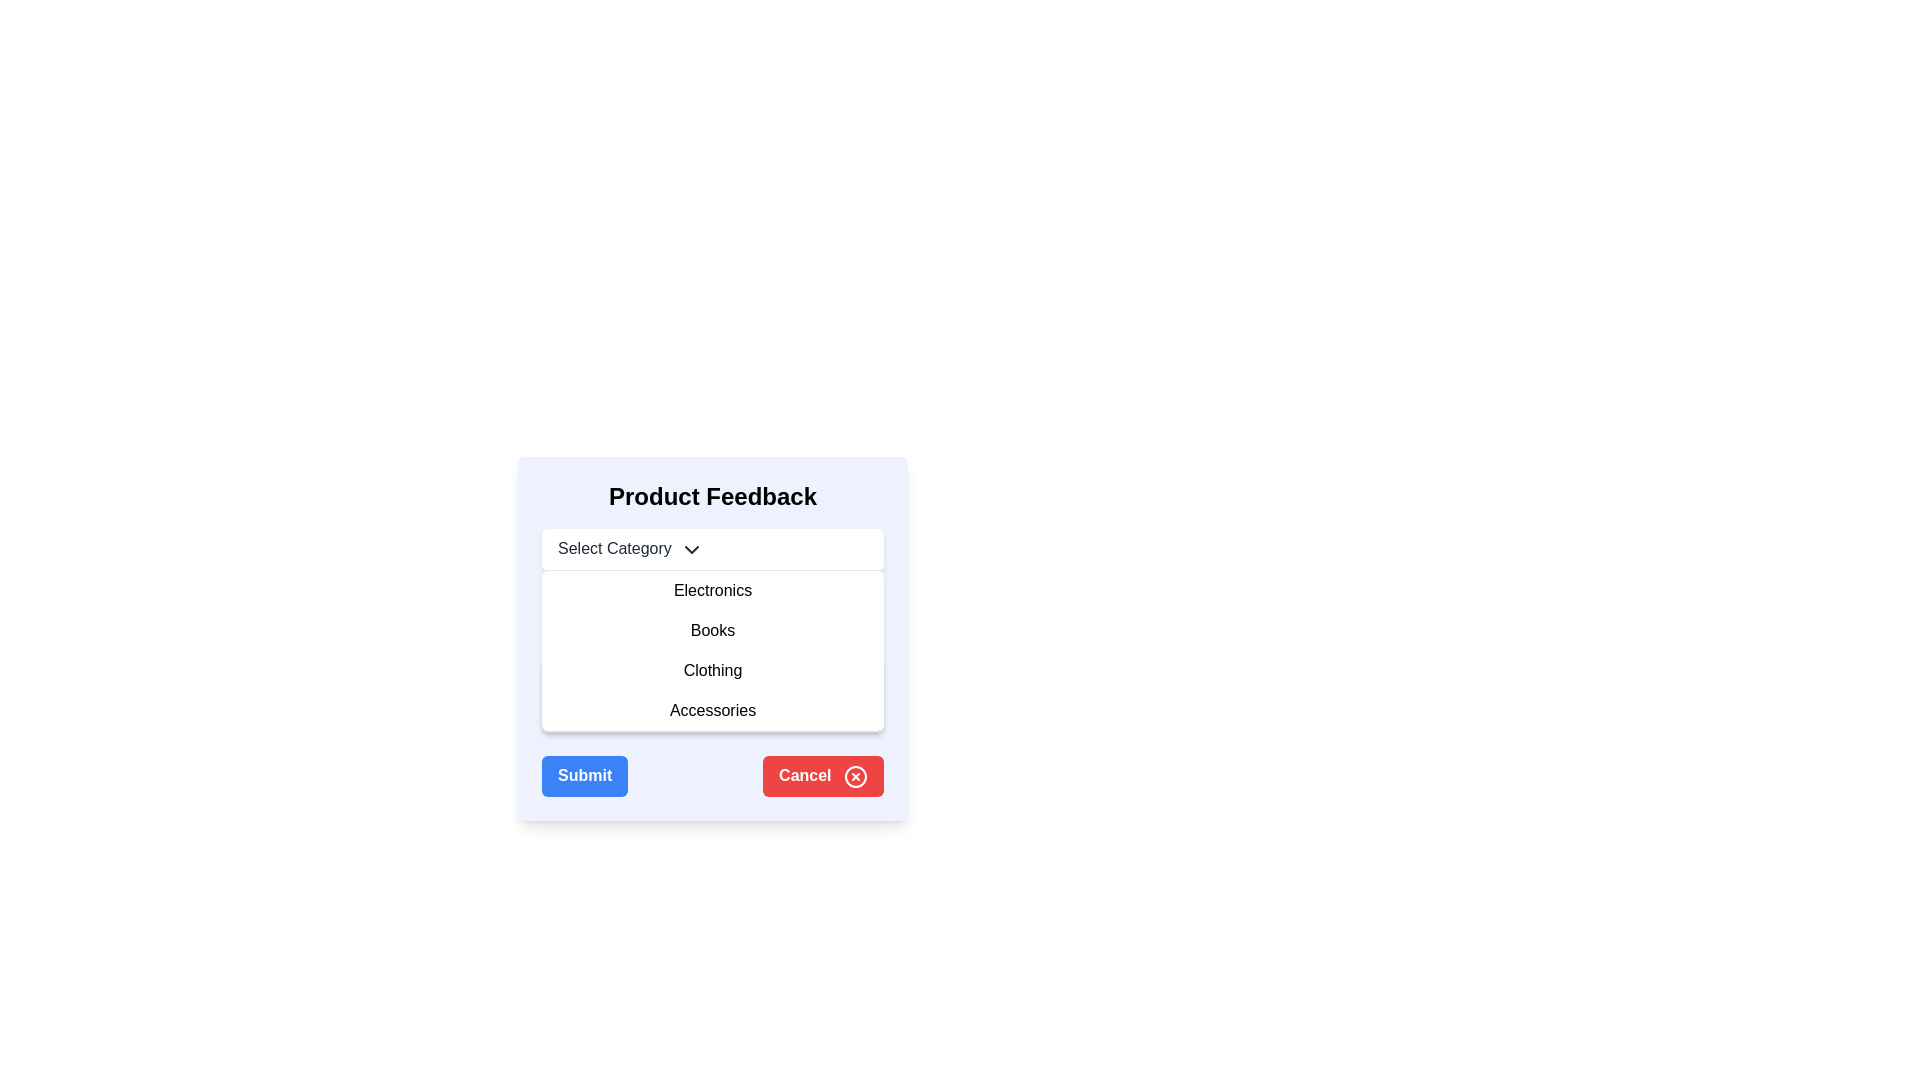 The width and height of the screenshot is (1920, 1080). Describe the element at coordinates (713, 708) in the screenshot. I see `the fourth item in the dropdown menu labeled 'Accessories' to change its background color` at that location.